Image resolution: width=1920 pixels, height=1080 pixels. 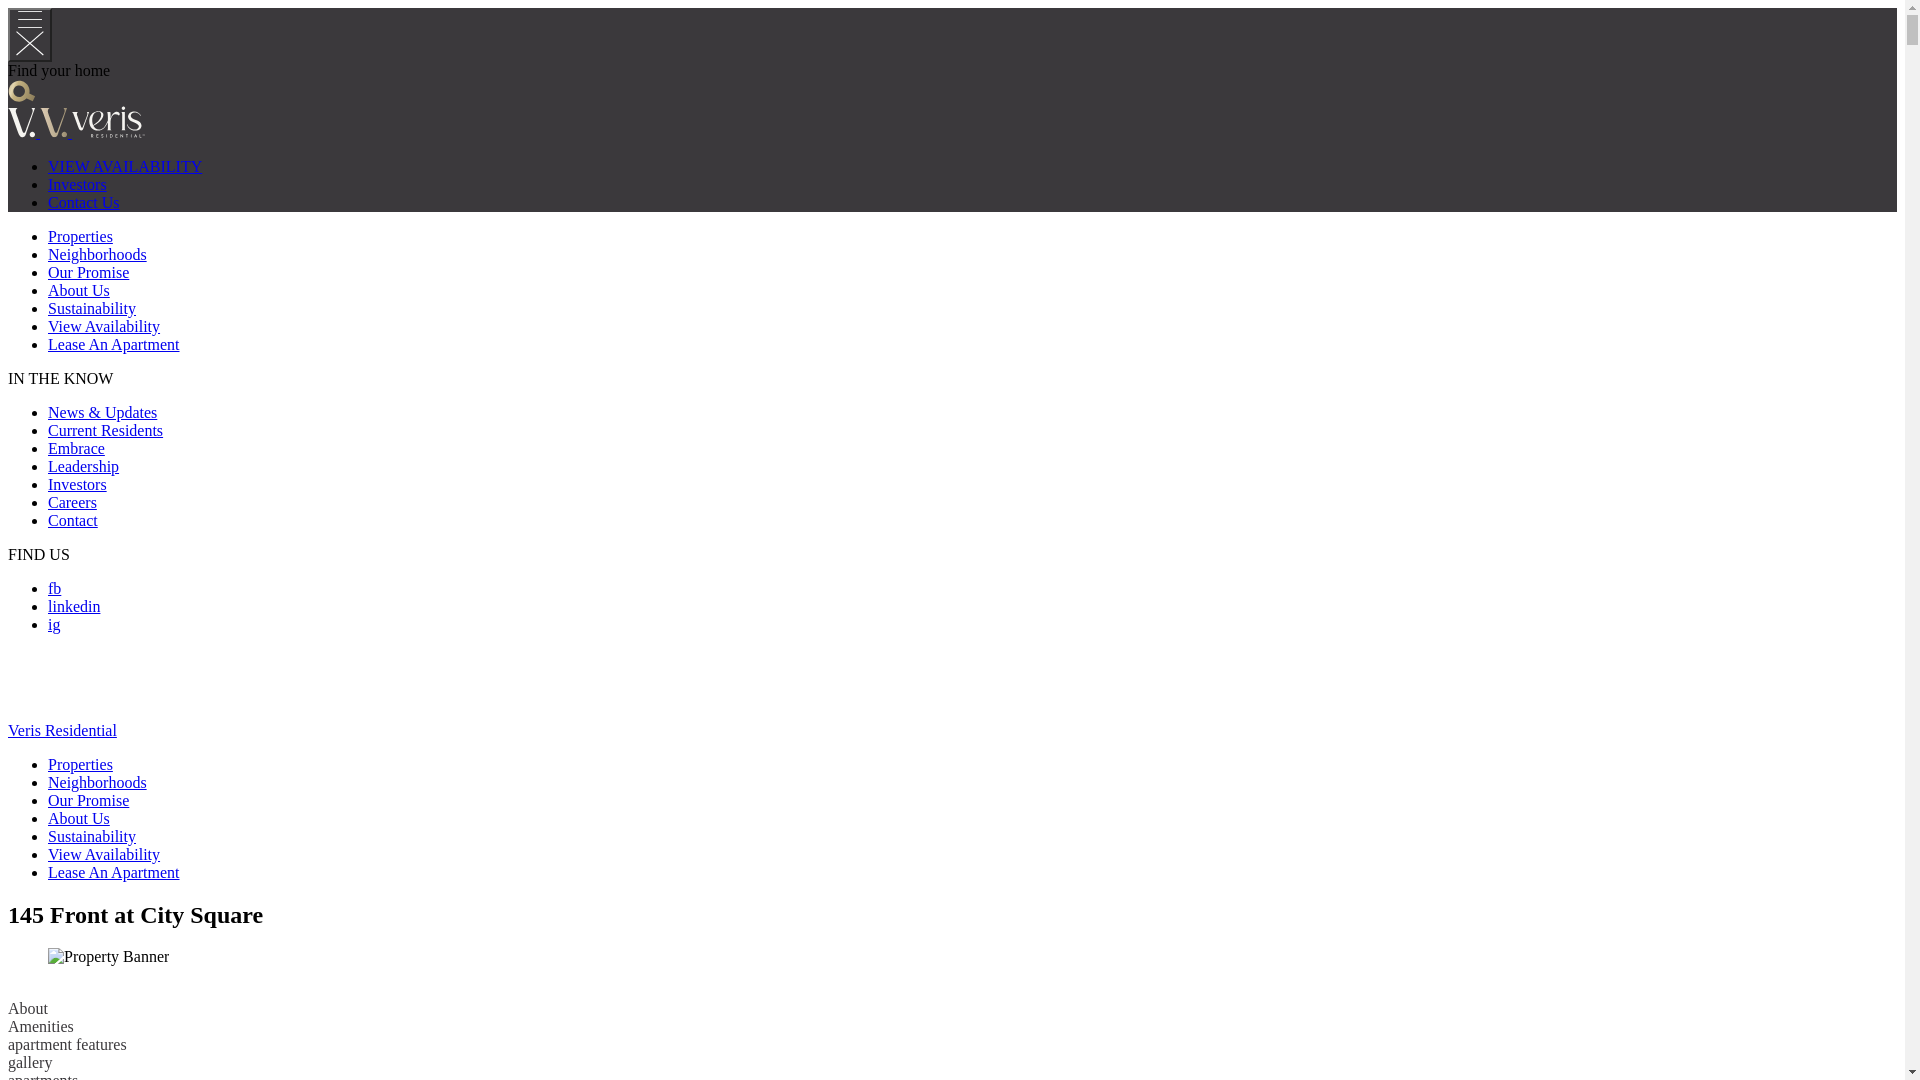 I want to click on 'Embrace', so click(x=48, y=447).